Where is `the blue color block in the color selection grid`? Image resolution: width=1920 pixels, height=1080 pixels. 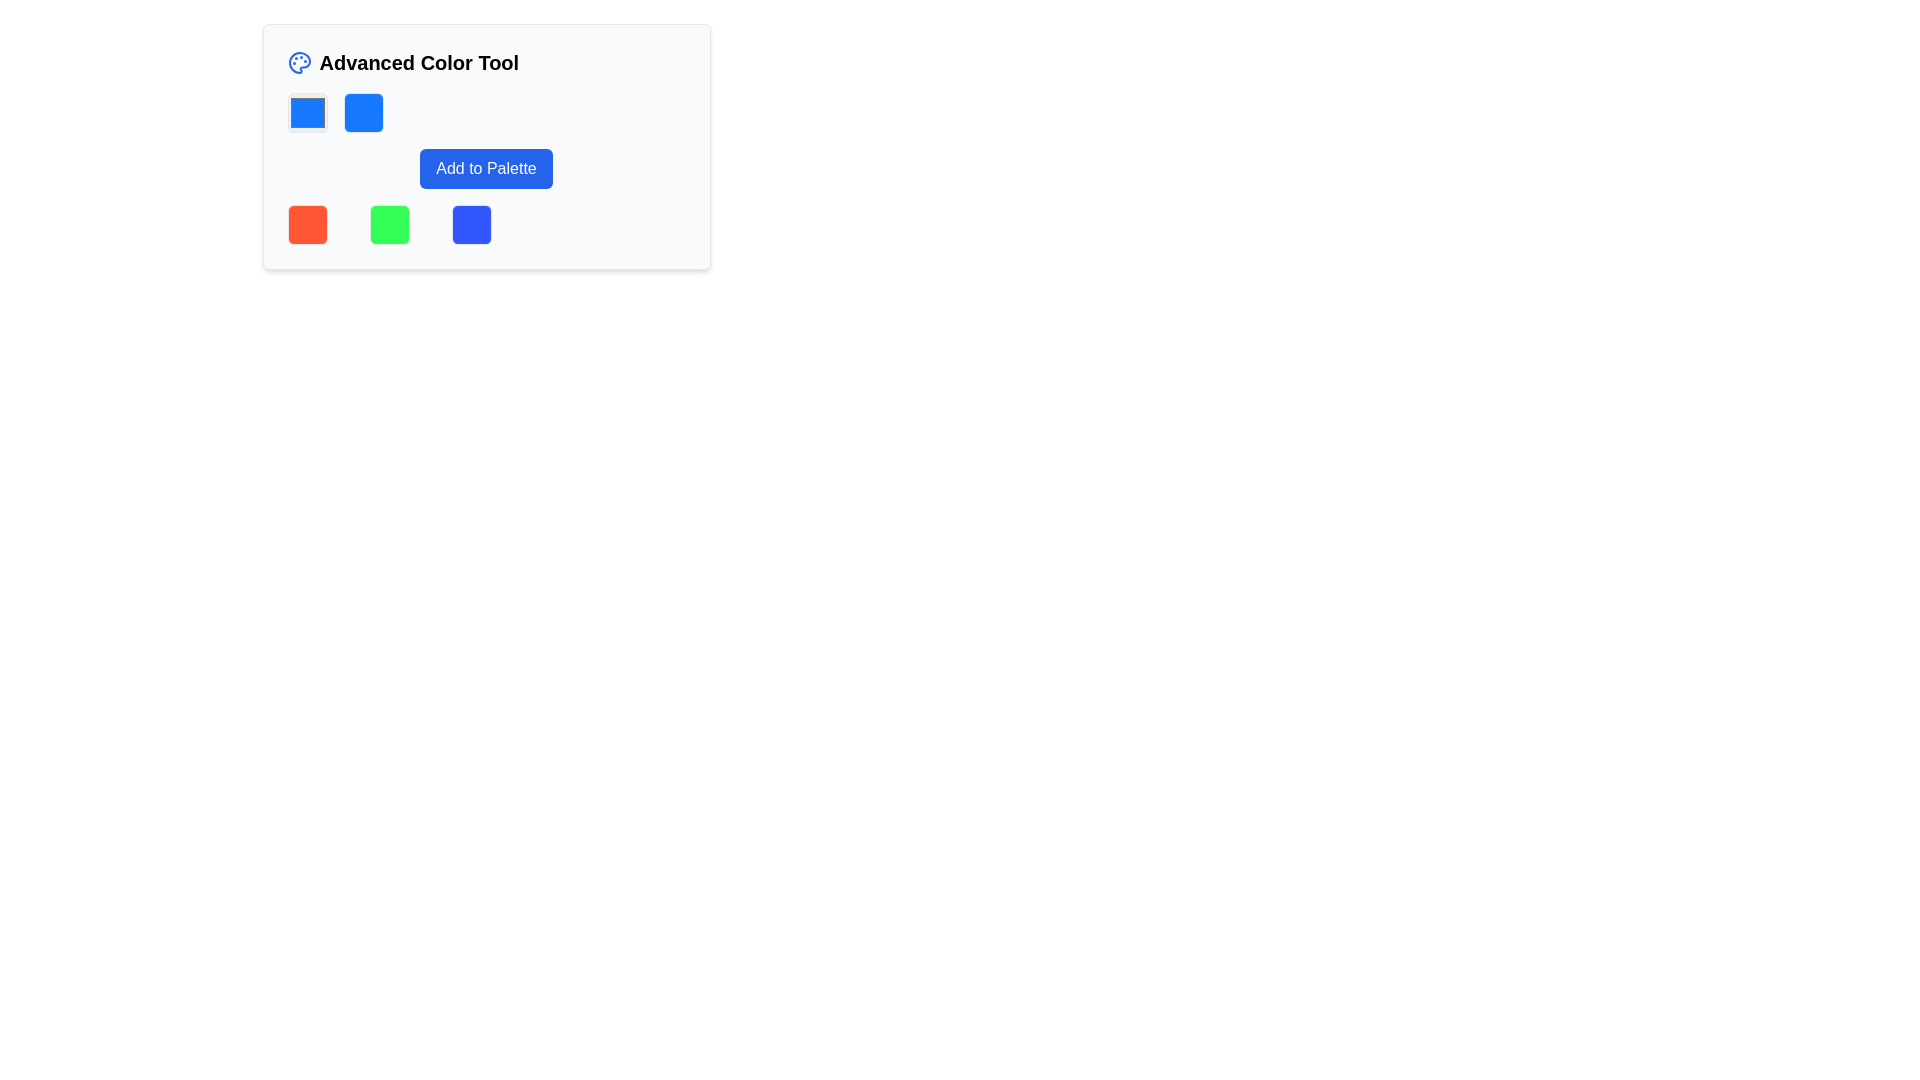
the blue color block in the color selection grid is located at coordinates (486, 224).